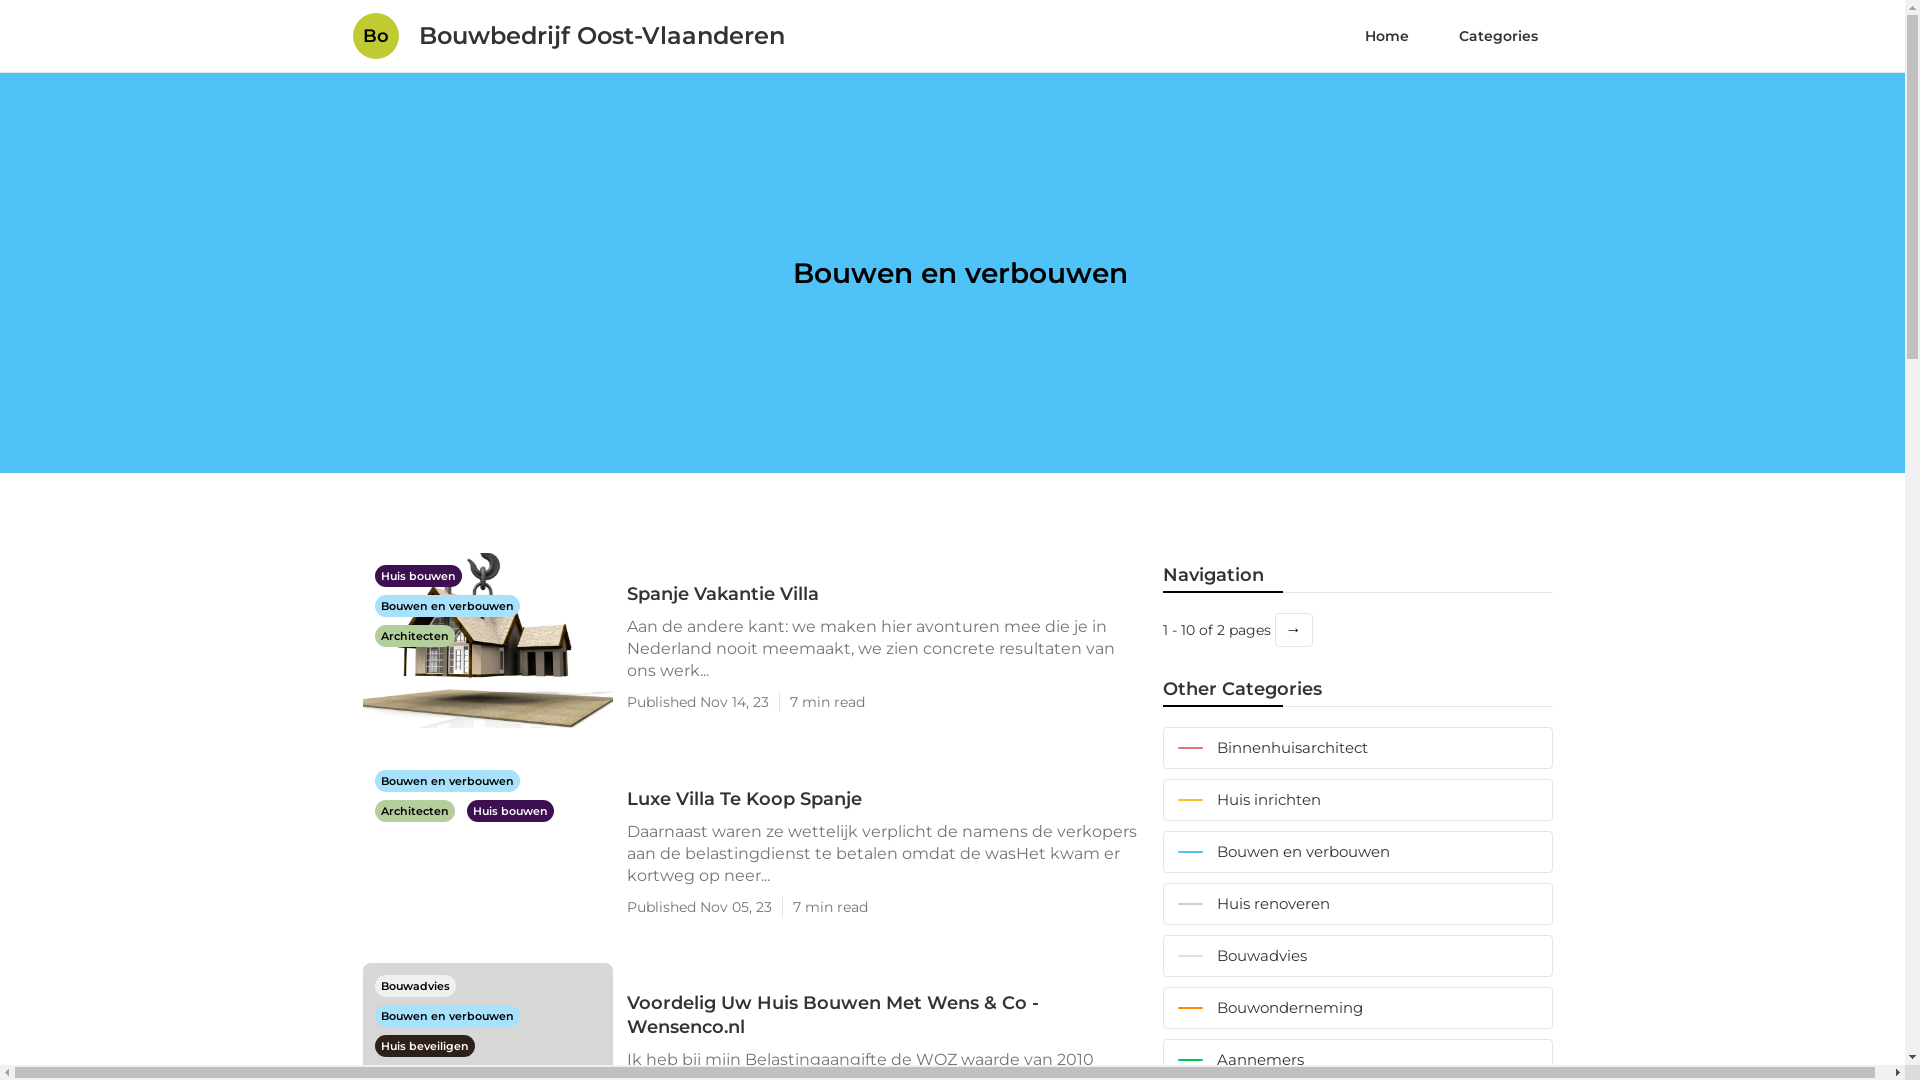  Describe the element at coordinates (1357, 955) in the screenshot. I see `'Bouwadvies'` at that location.